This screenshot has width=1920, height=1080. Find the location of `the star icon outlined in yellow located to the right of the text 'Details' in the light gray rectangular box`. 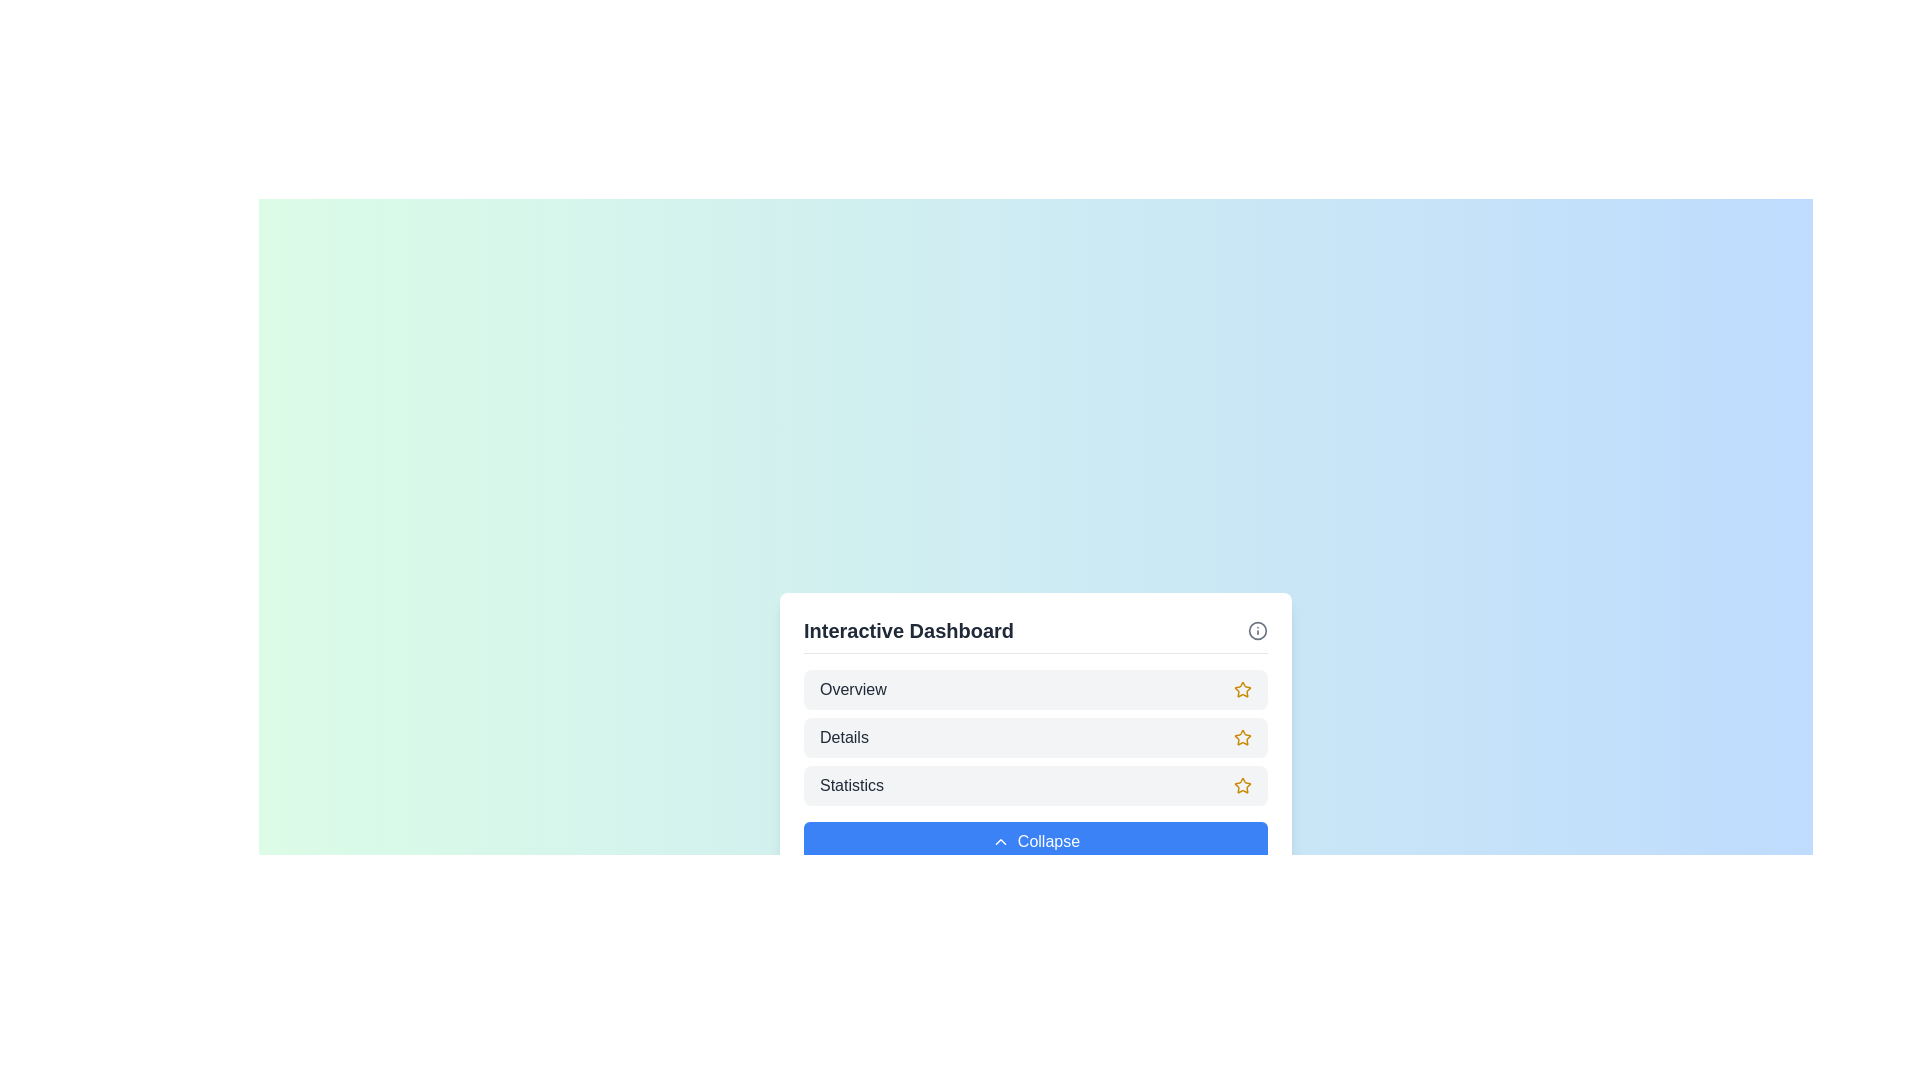

the star icon outlined in yellow located to the right of the text 'Details' in the light gray rectangular box is located at coordinates (1242, 737).